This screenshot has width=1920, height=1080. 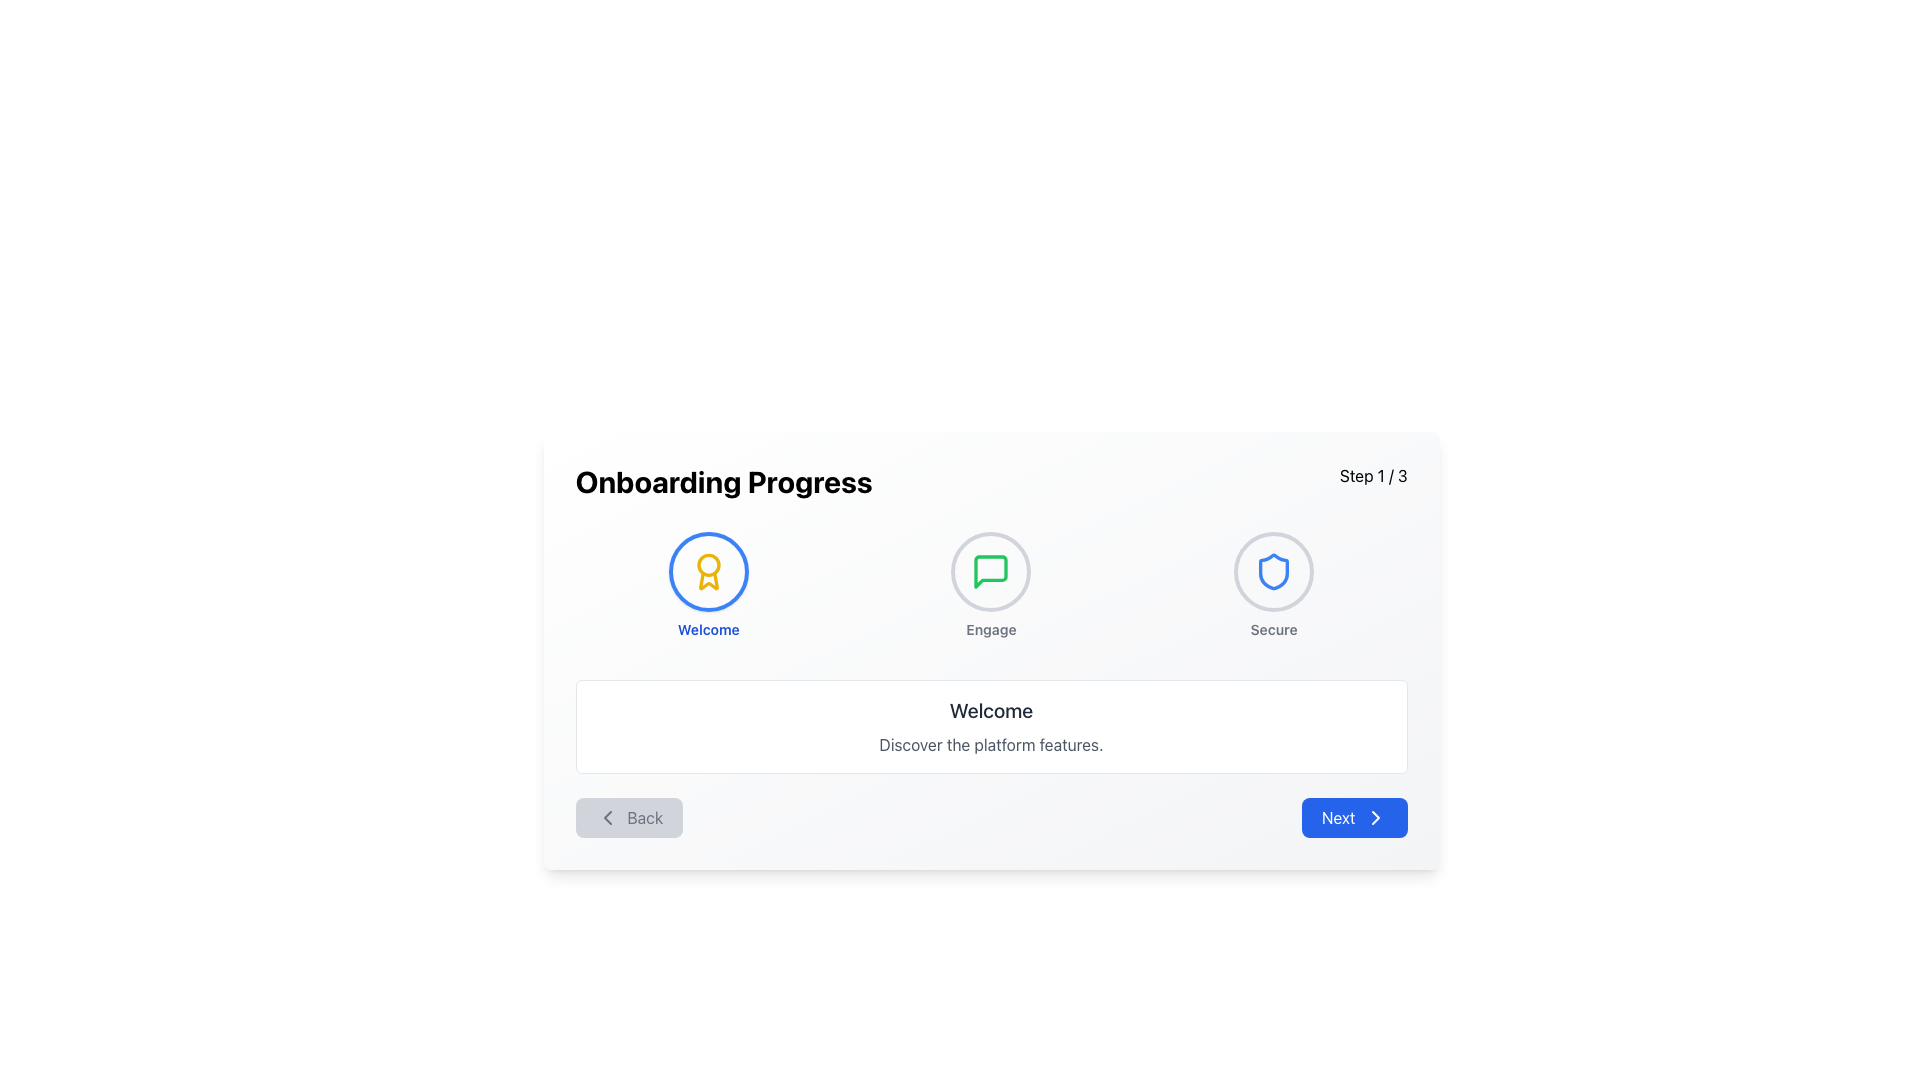 I want to click on the 'Welcome' text label displayed in large, bold gray font, so click(x=991, y=709).